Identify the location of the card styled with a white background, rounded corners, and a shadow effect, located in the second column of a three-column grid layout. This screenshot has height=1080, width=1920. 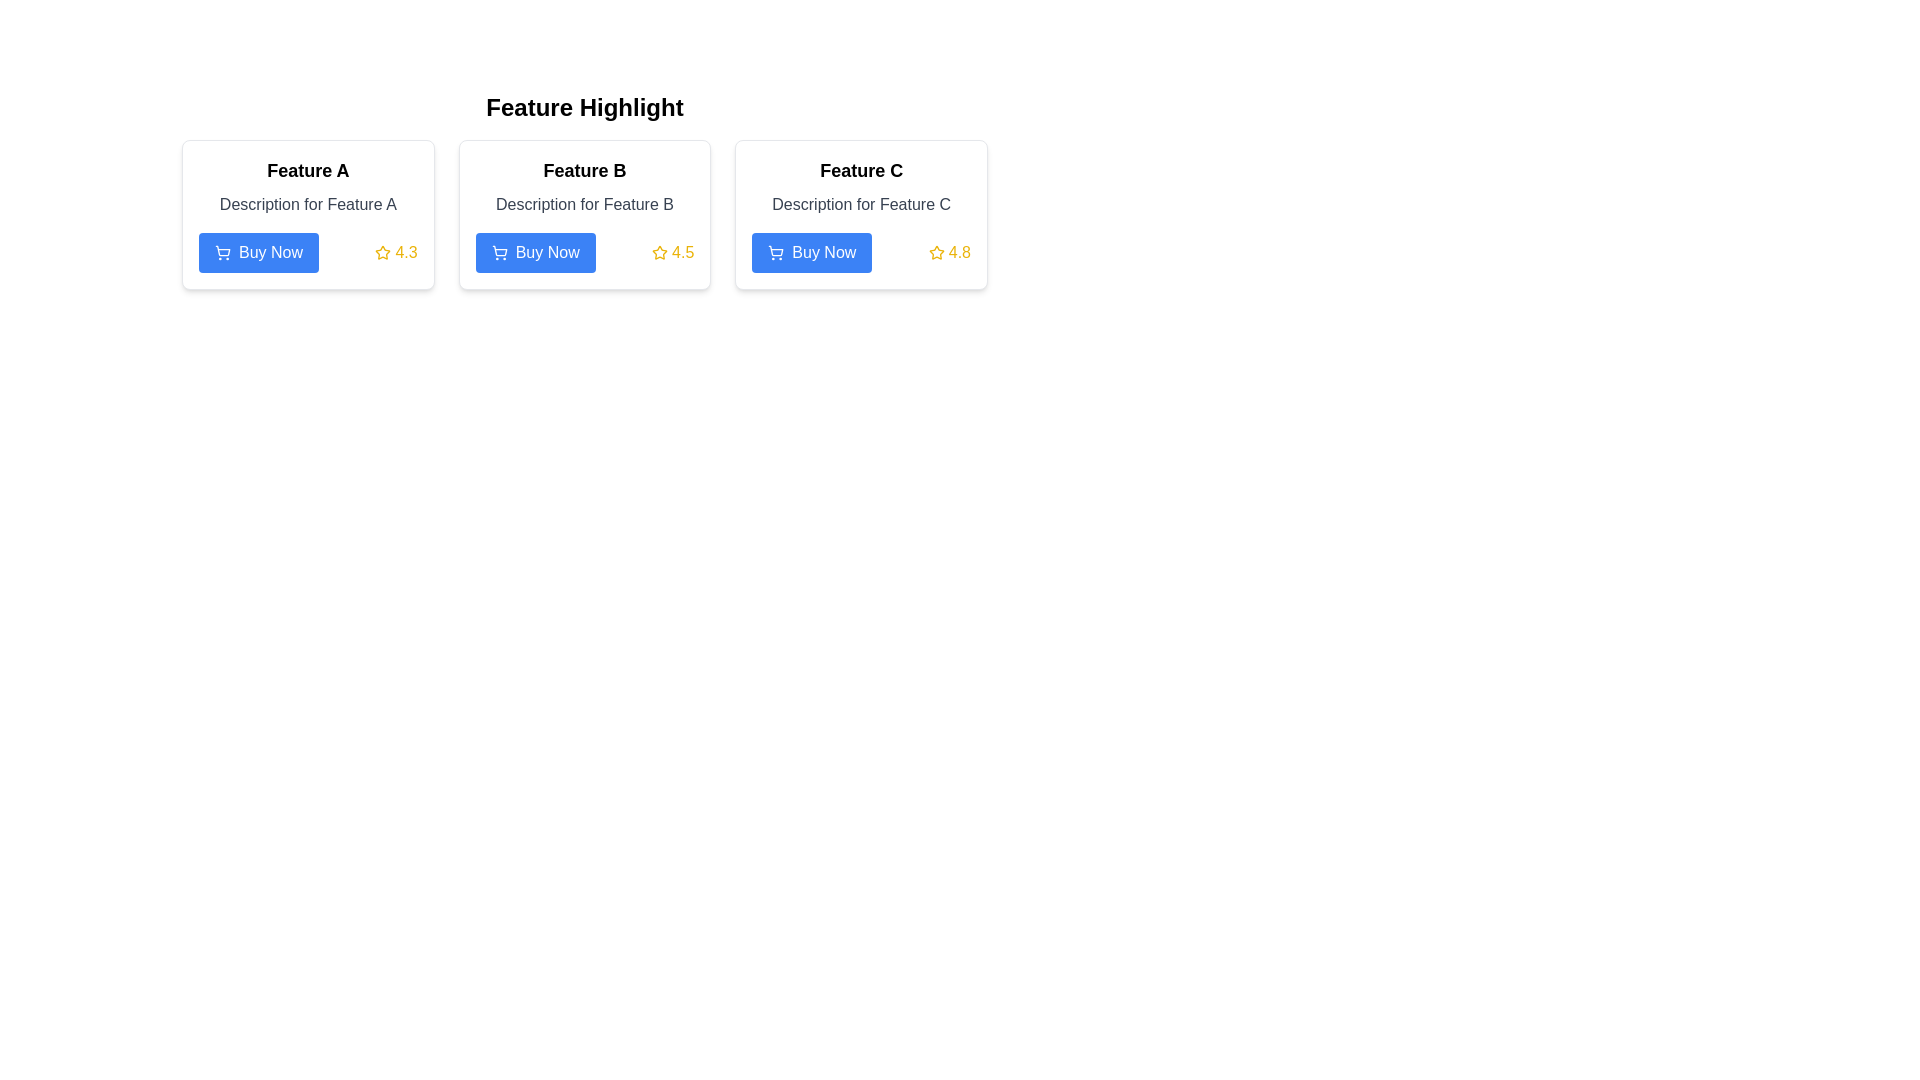
(584, 215).